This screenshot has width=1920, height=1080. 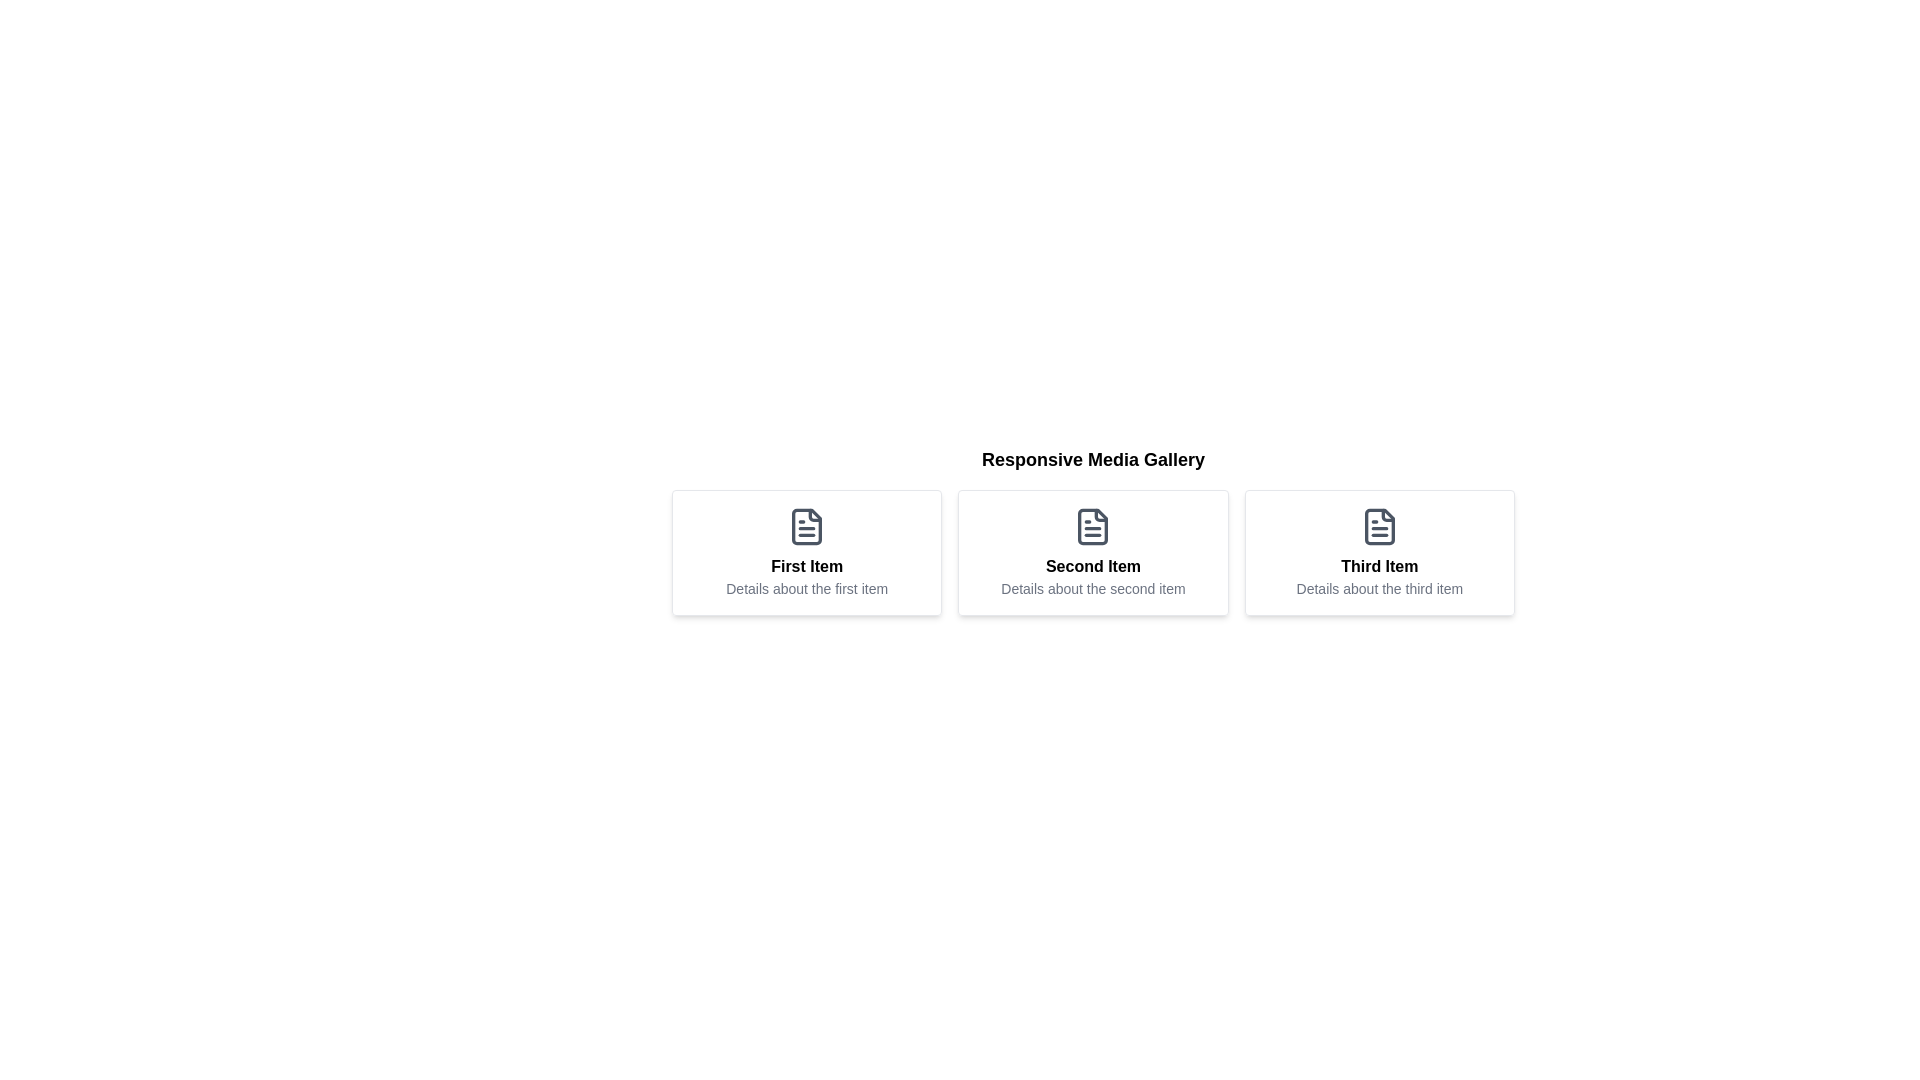 What do you see at coordinates (807, 588) in the screenshot?
I see `the text label that provides additional descriptive information about the first item in the list, located under the title 'First Item'` at bounding box center [807, 588].